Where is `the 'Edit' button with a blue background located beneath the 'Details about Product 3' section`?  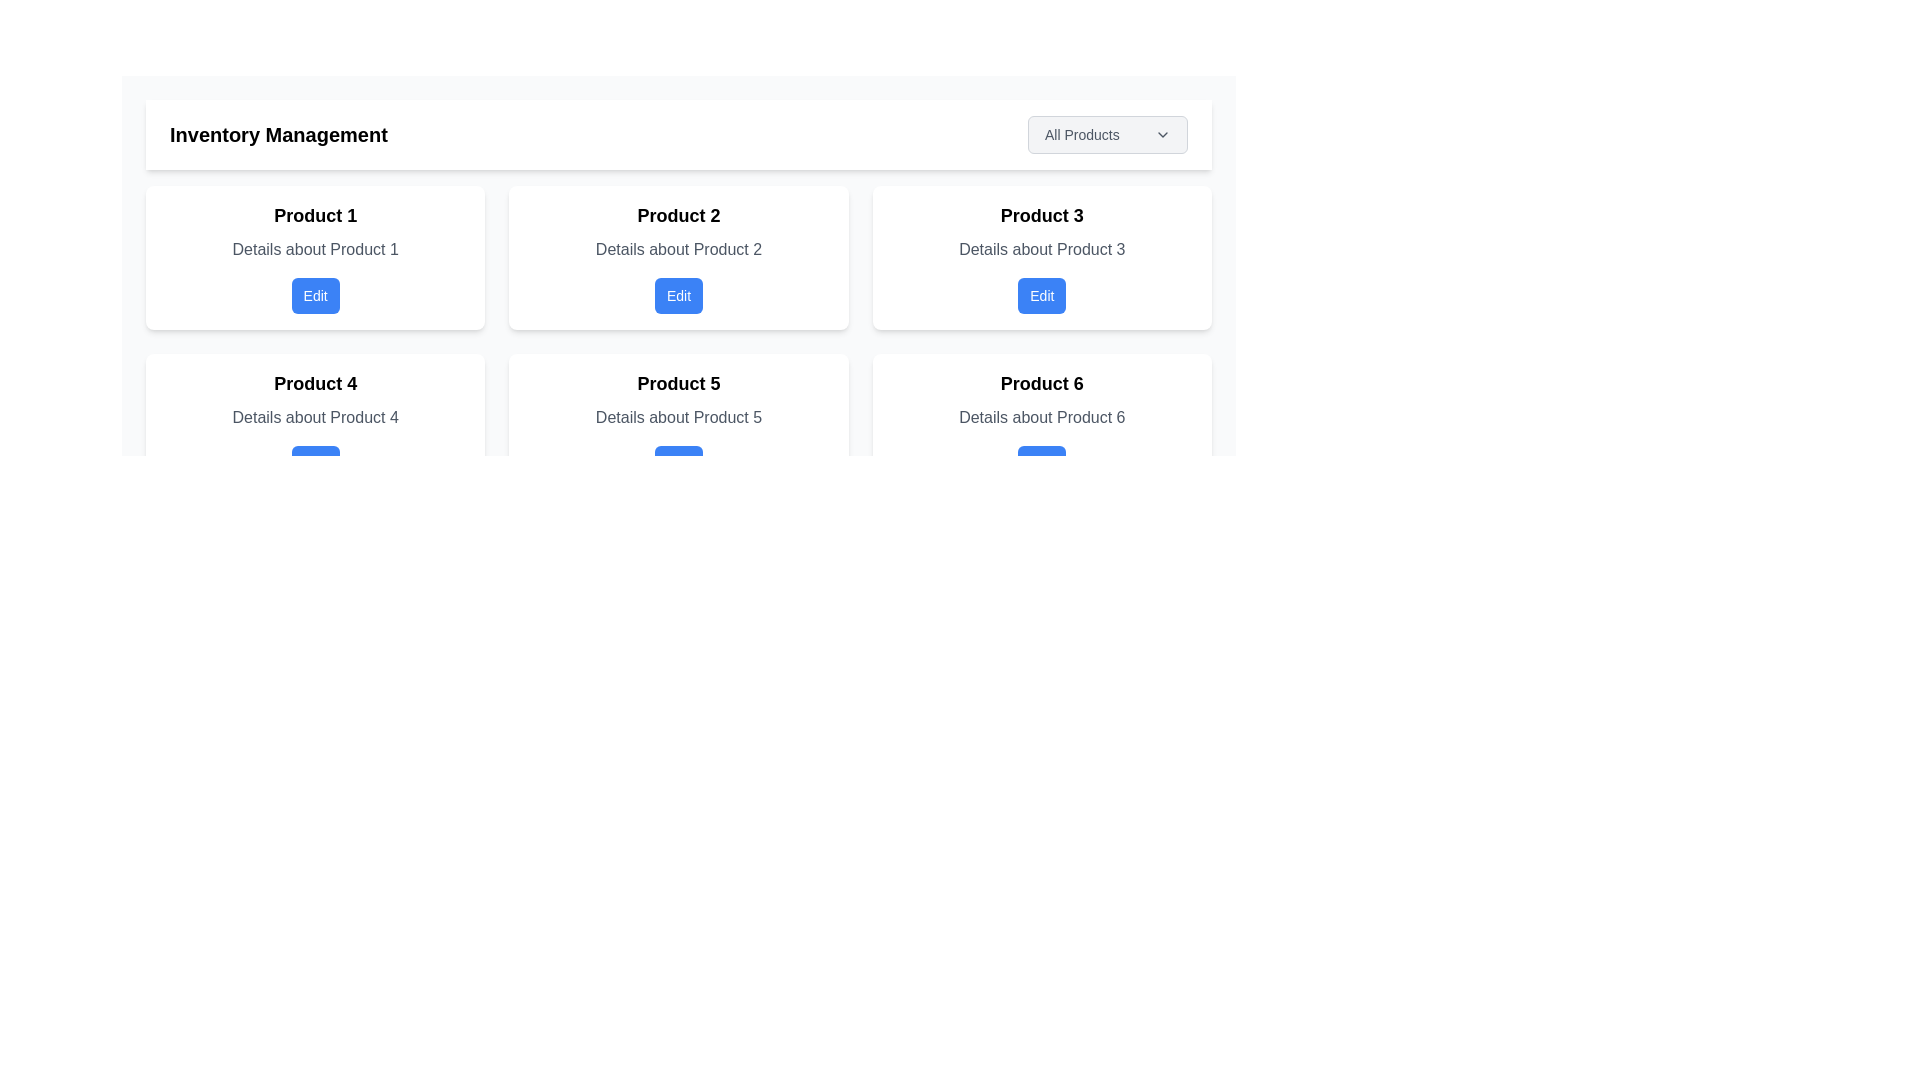
the 'Edit' button with a blue background located beneath the 'Details about Product 3' section is located at coordinates (1041, 296).